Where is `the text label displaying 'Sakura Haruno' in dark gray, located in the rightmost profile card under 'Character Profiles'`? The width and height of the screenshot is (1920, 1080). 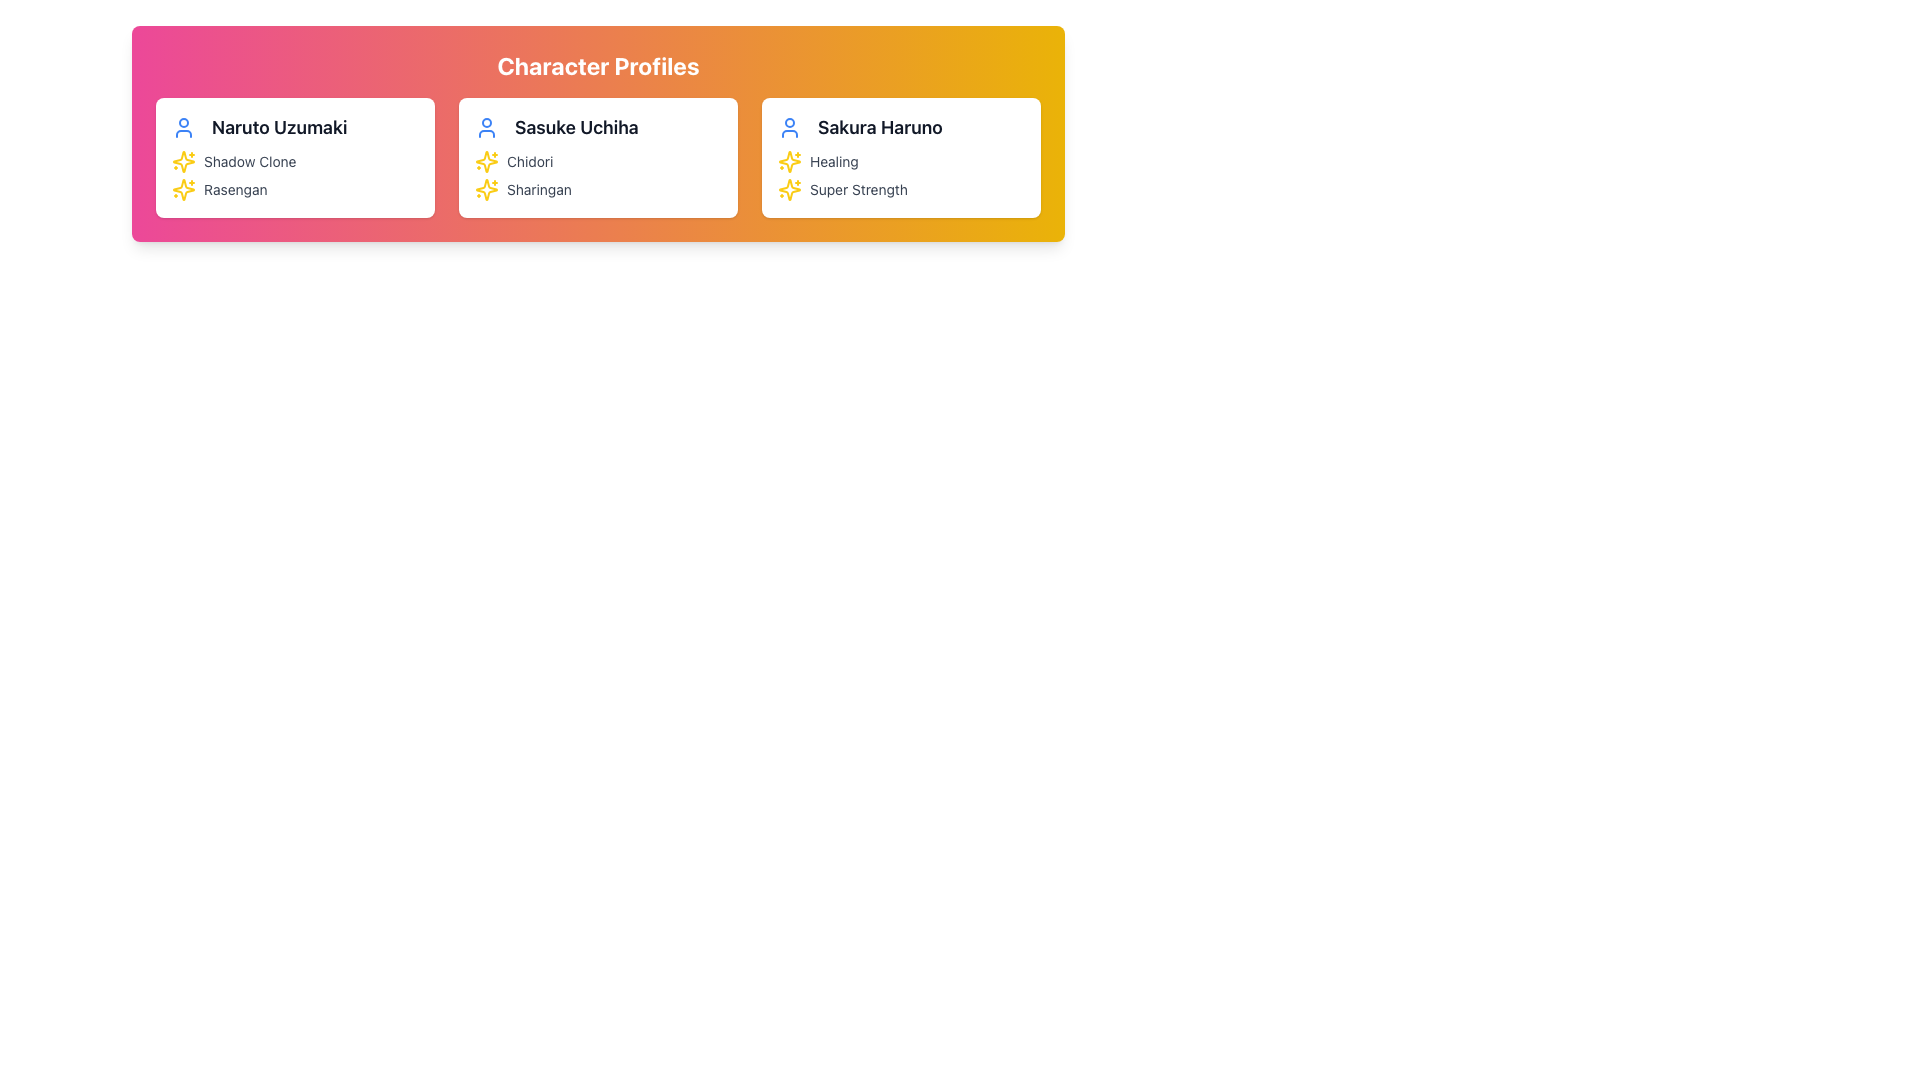 the text label displaying 'Sakura Haruno' in dark gray, located in the rightmost profile card under 'Character Profiles' is located at coordinates (880, 127).